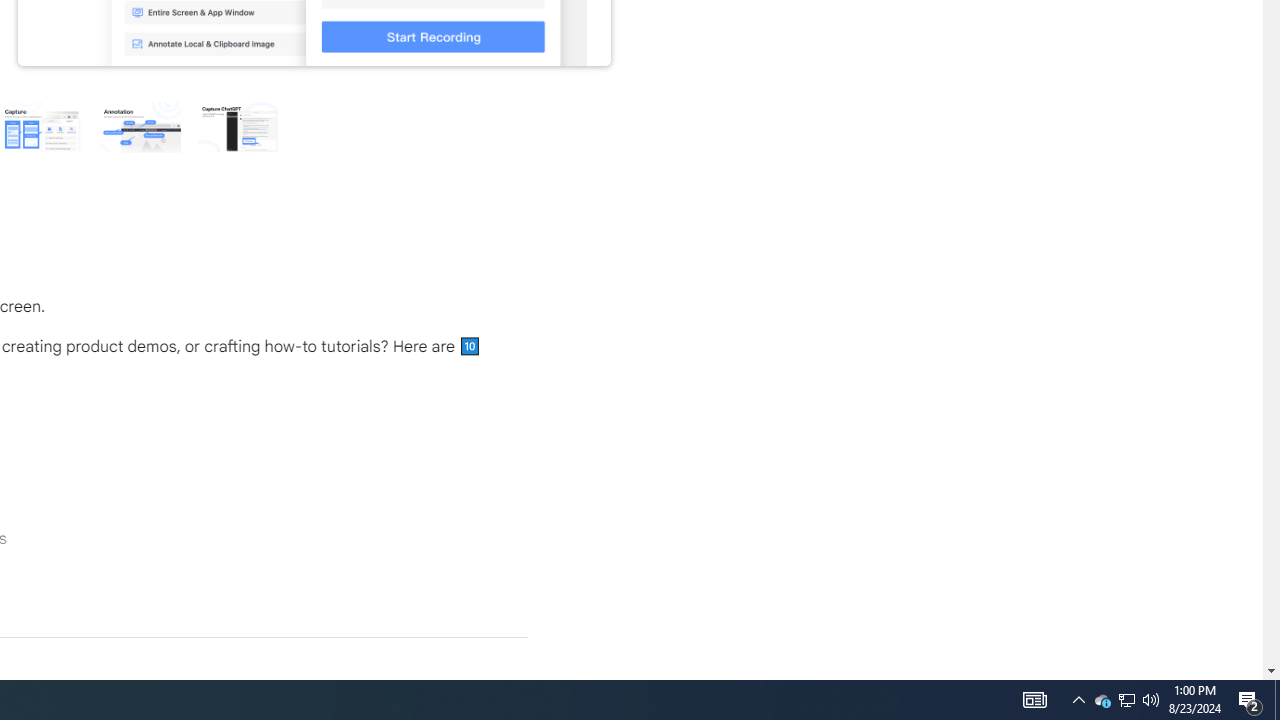  Describe the element at coordinates (238, 126) in the screenshot. I see `'Preview slide 6'` at that location.